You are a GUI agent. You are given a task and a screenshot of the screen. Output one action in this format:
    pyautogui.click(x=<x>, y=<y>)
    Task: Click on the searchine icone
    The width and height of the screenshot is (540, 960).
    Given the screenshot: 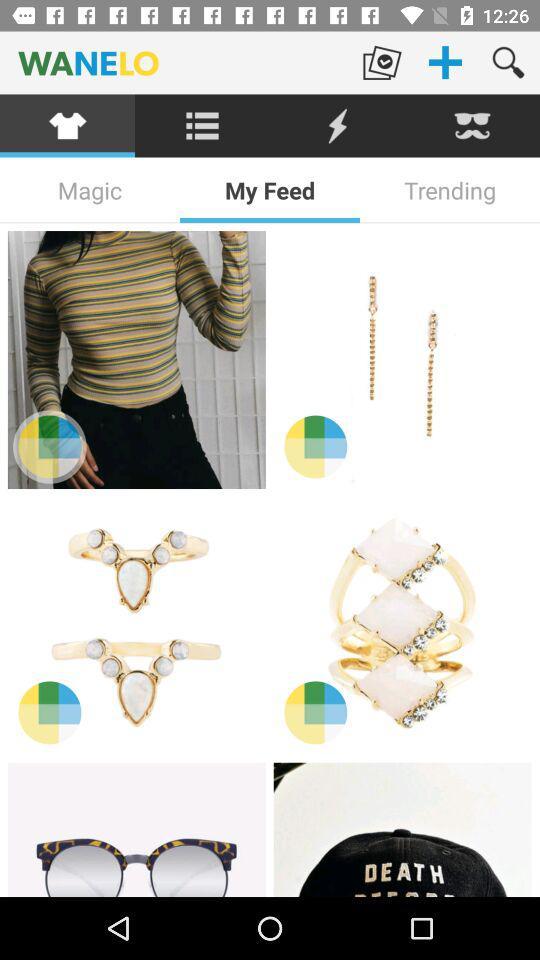 What is the action you would take?
    pyautogui.click(x=202, y=125)
    